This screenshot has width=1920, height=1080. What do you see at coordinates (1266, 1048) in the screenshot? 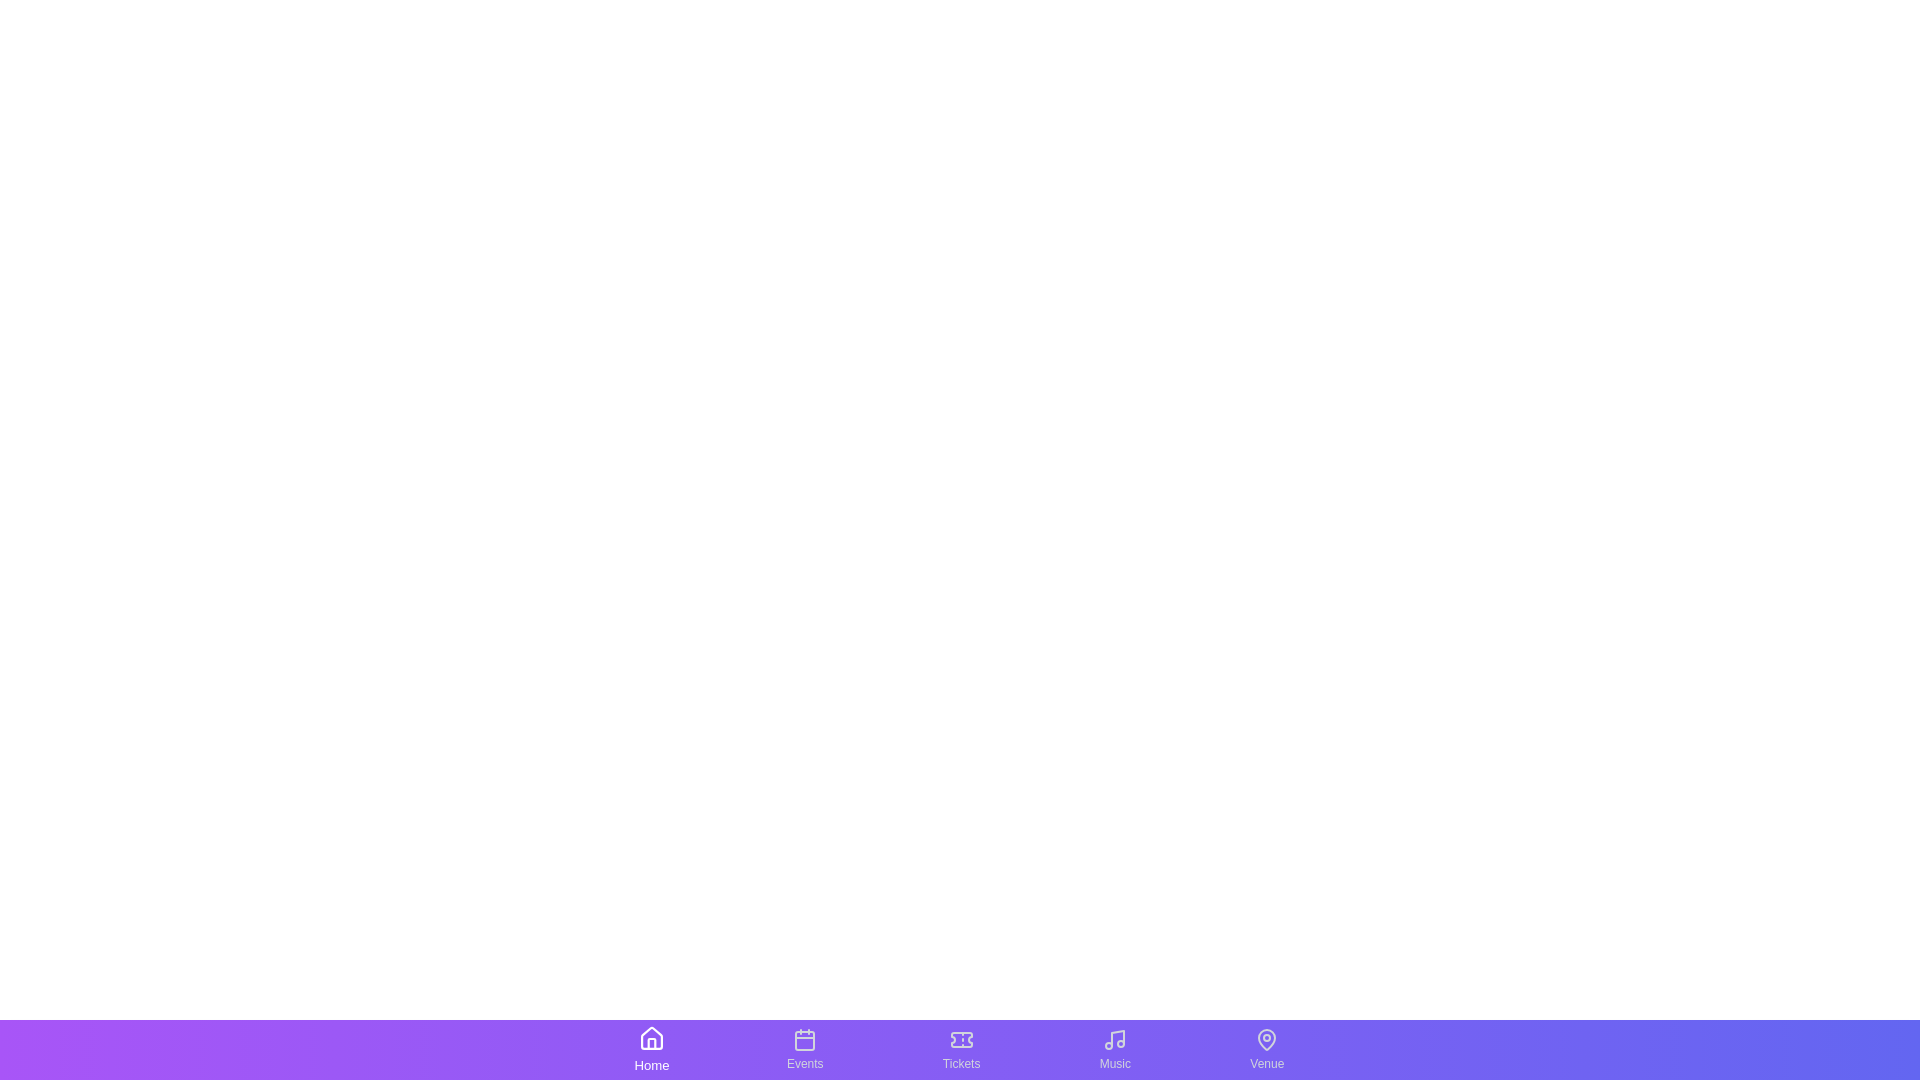
I see `the tab labeled Venue` at bounding box center [1266, 1048].